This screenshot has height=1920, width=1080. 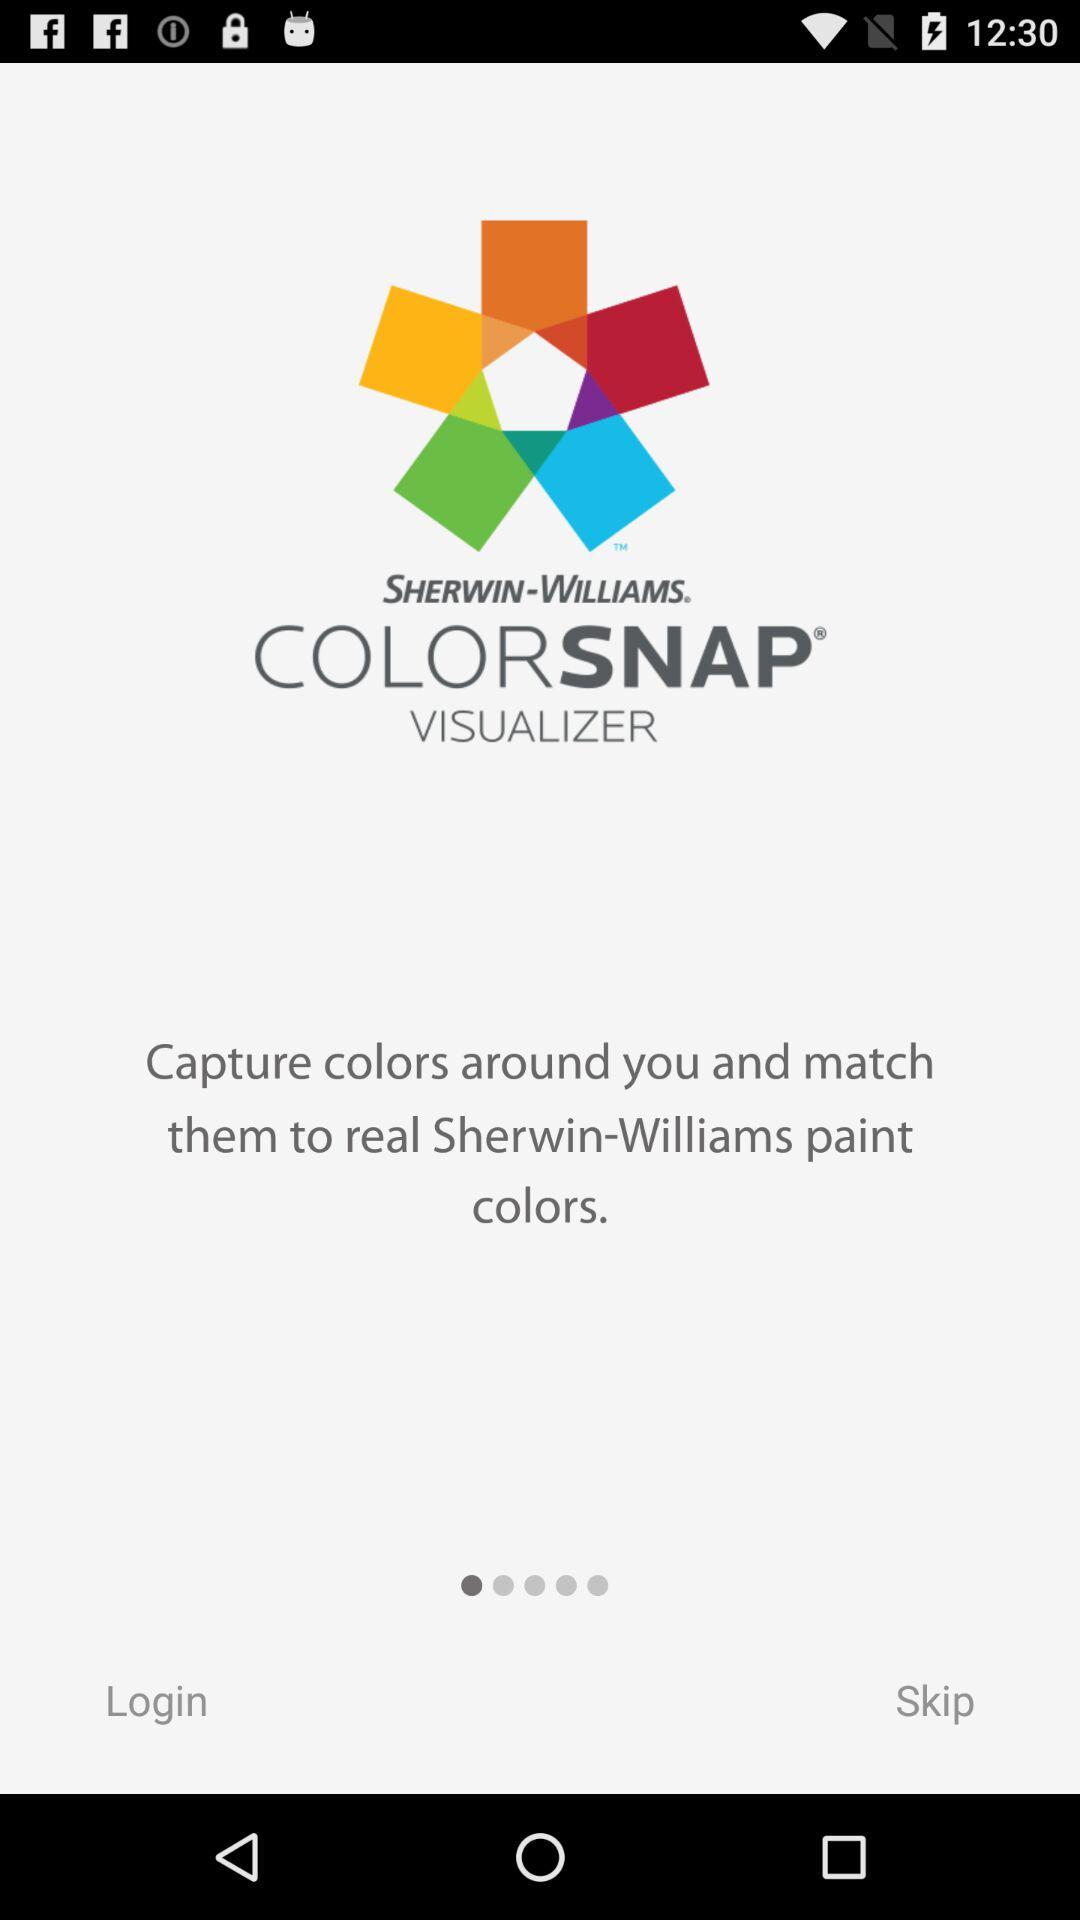 What do you see at coordinates (136, 1705) in the screenshot?
I see `the item at the bottom left corner` at bounding box center [136, 1705].